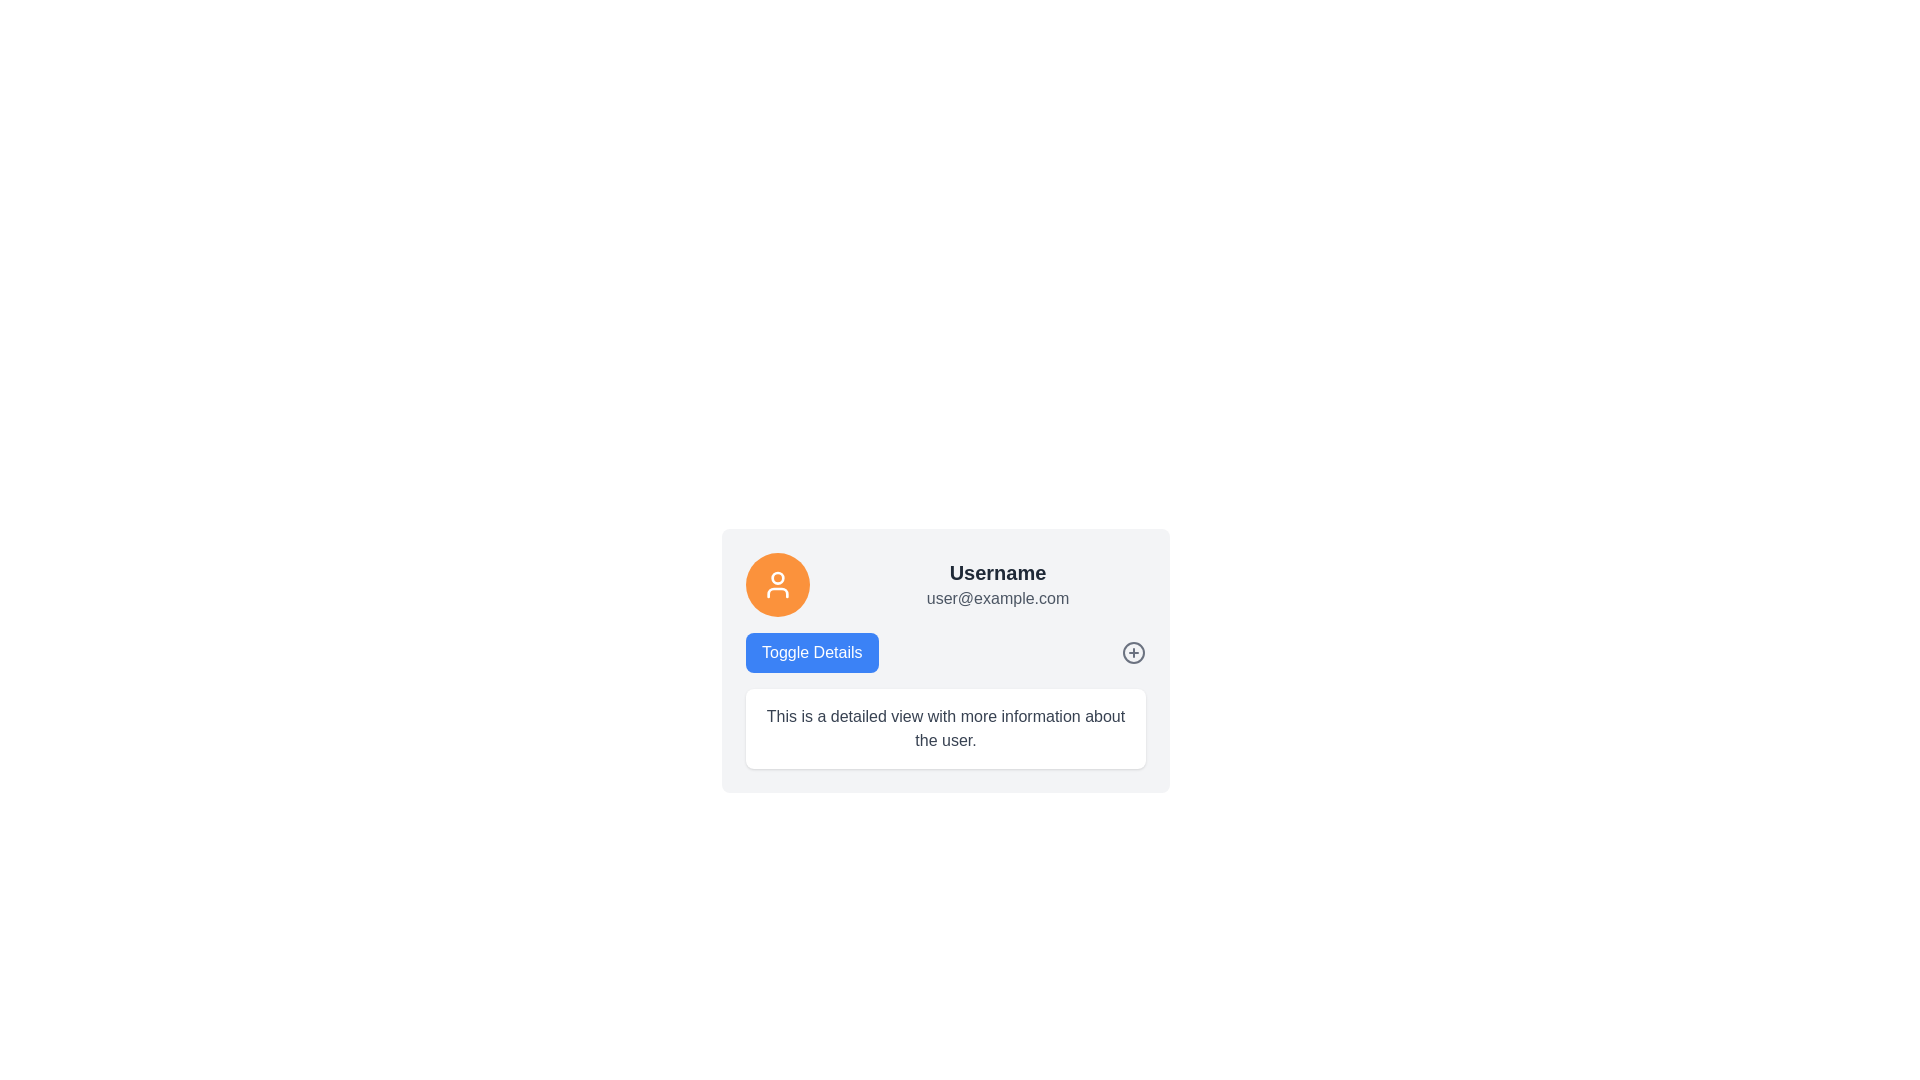 The image size is (1920, 1080). What do you see at coordinates (776, 578) in the screenshot?
I see `the medium-sized circular SVG element located at the center of the user profile section's icon` at bounding box center [776, 578].